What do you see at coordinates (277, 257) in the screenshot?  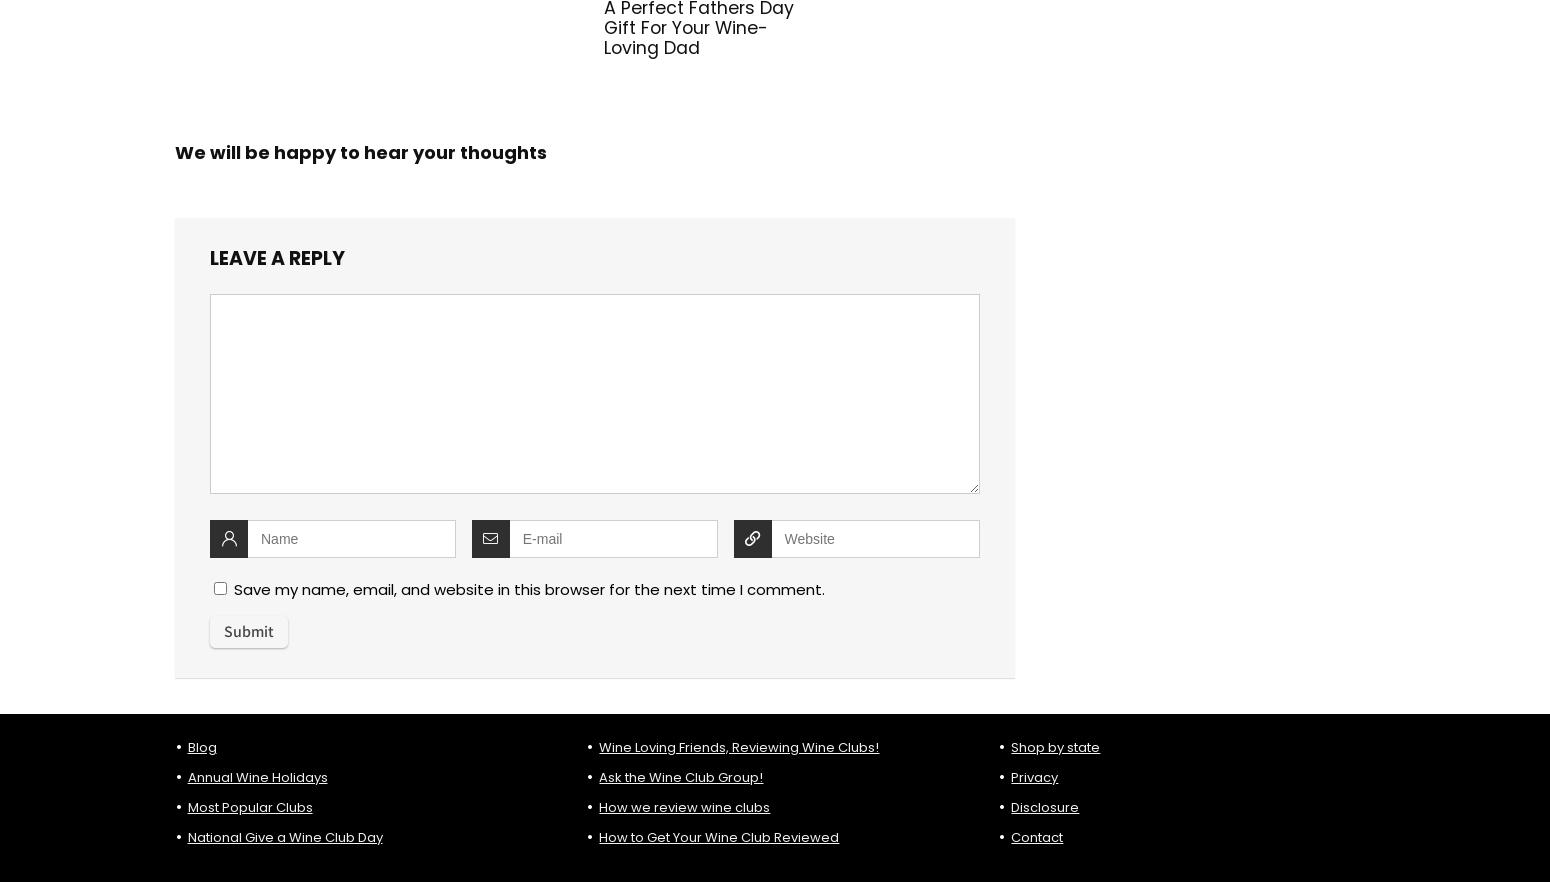 I see `'Leave a reply'` at bounding box center [277, 257].